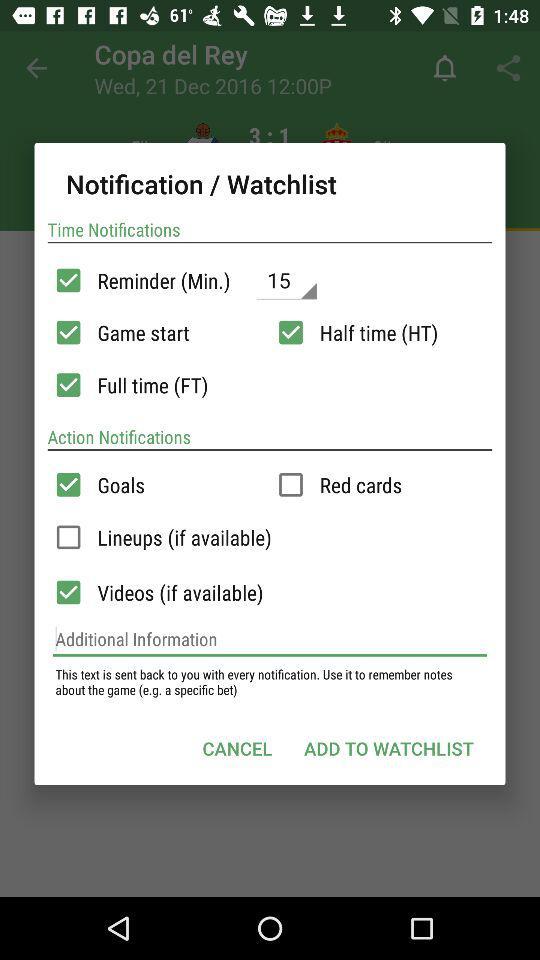 Image resolution: width=540 pixels, height=960 pixels. What do you see at coordinates (270, 638) in the screenshot?
I see `address page` at bounding box center [270, 638].